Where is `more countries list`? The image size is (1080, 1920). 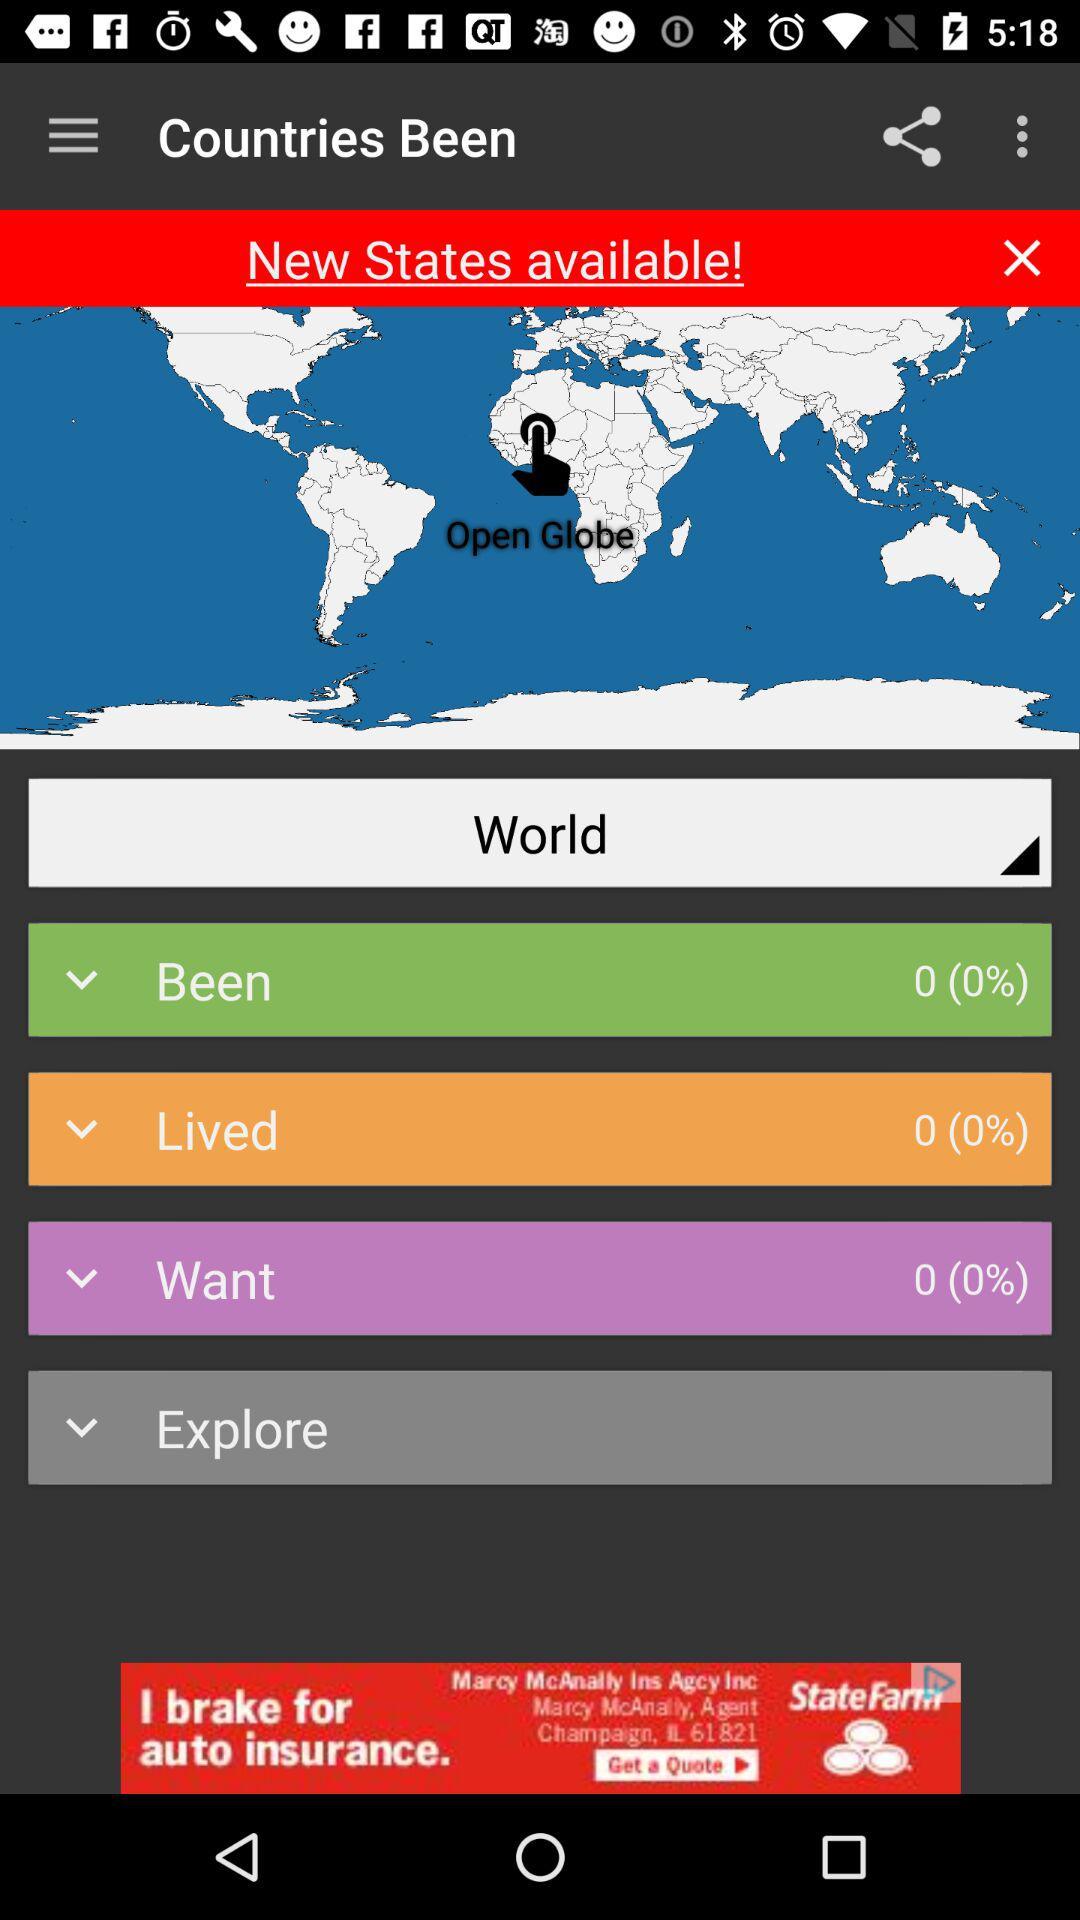 more countries list is located at coordinates (72, 135).